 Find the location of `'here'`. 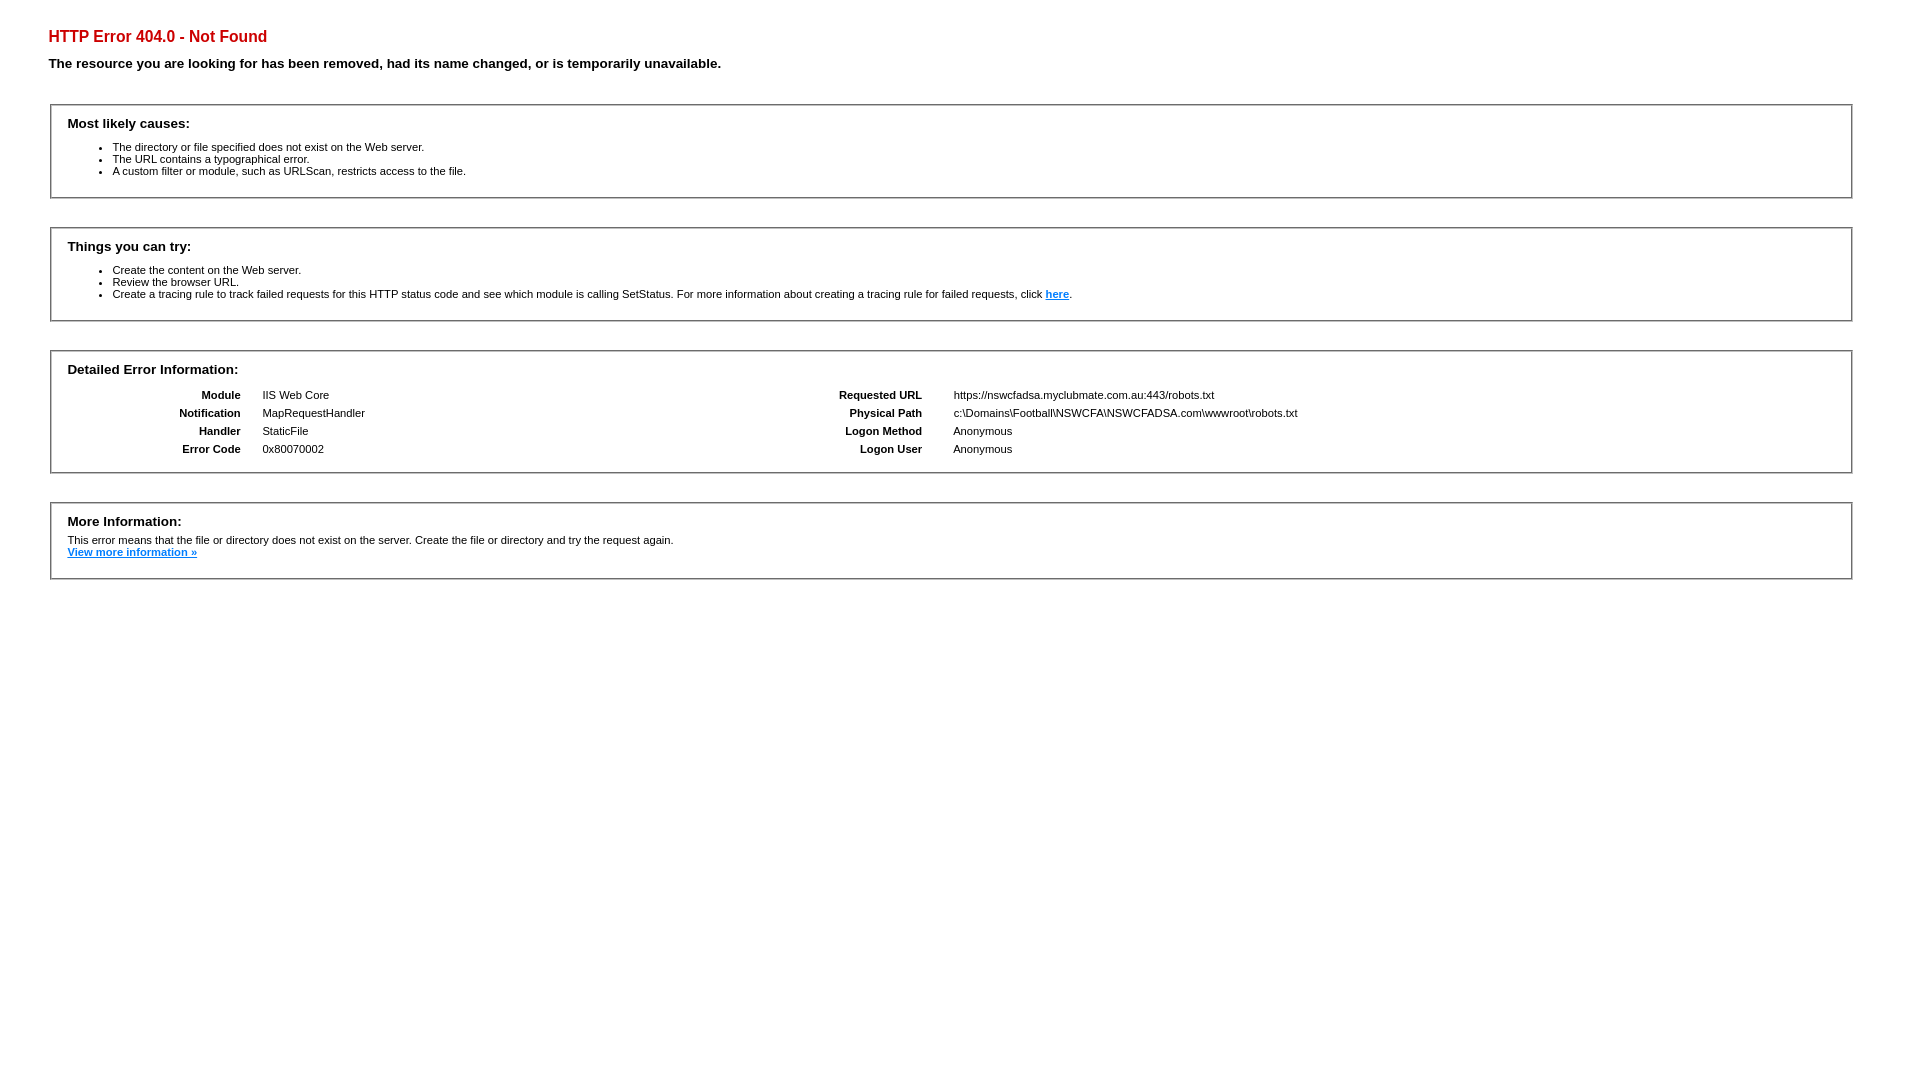

'here' is located at coordinates (1056, 293).